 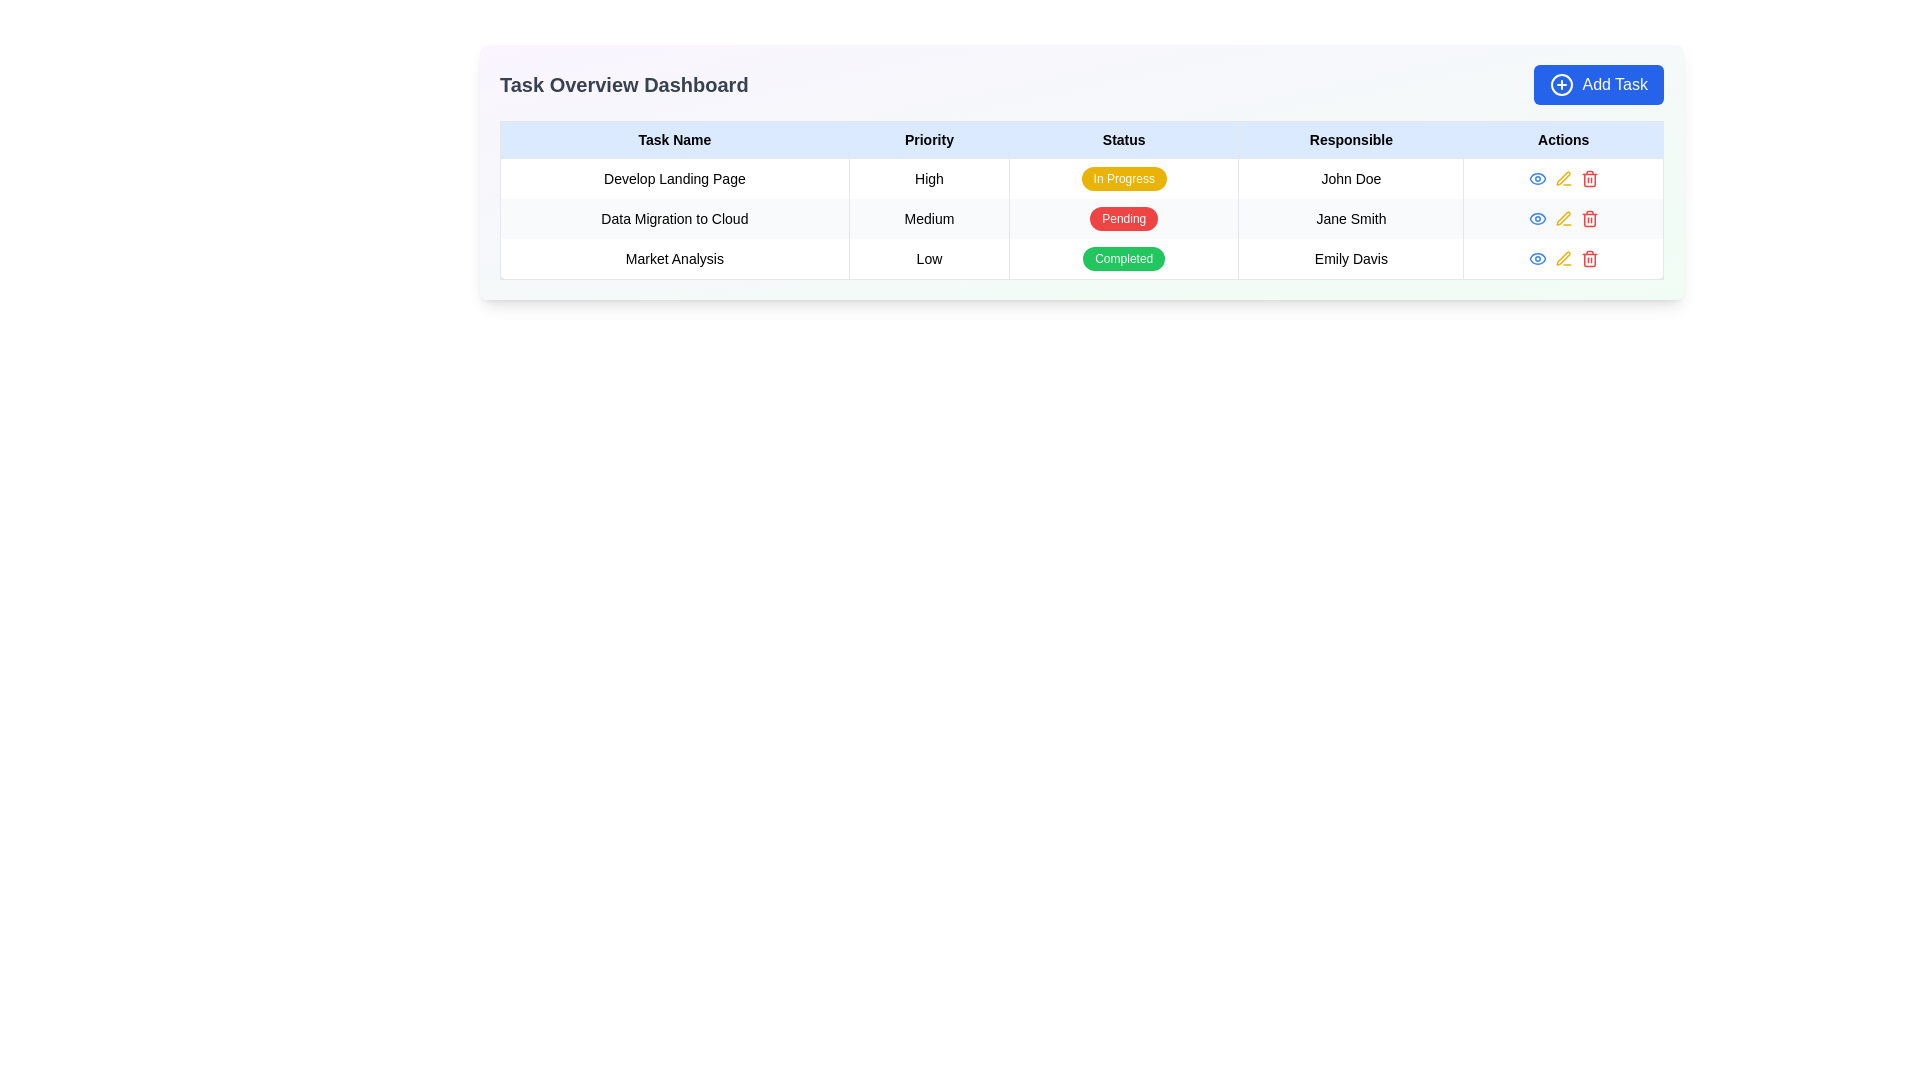 I want to click on the Status Badge indicating 'Pending' status for the 'Data Migration to Cloud' task located in the second row of the Status column, so click(x=1124, y=219).